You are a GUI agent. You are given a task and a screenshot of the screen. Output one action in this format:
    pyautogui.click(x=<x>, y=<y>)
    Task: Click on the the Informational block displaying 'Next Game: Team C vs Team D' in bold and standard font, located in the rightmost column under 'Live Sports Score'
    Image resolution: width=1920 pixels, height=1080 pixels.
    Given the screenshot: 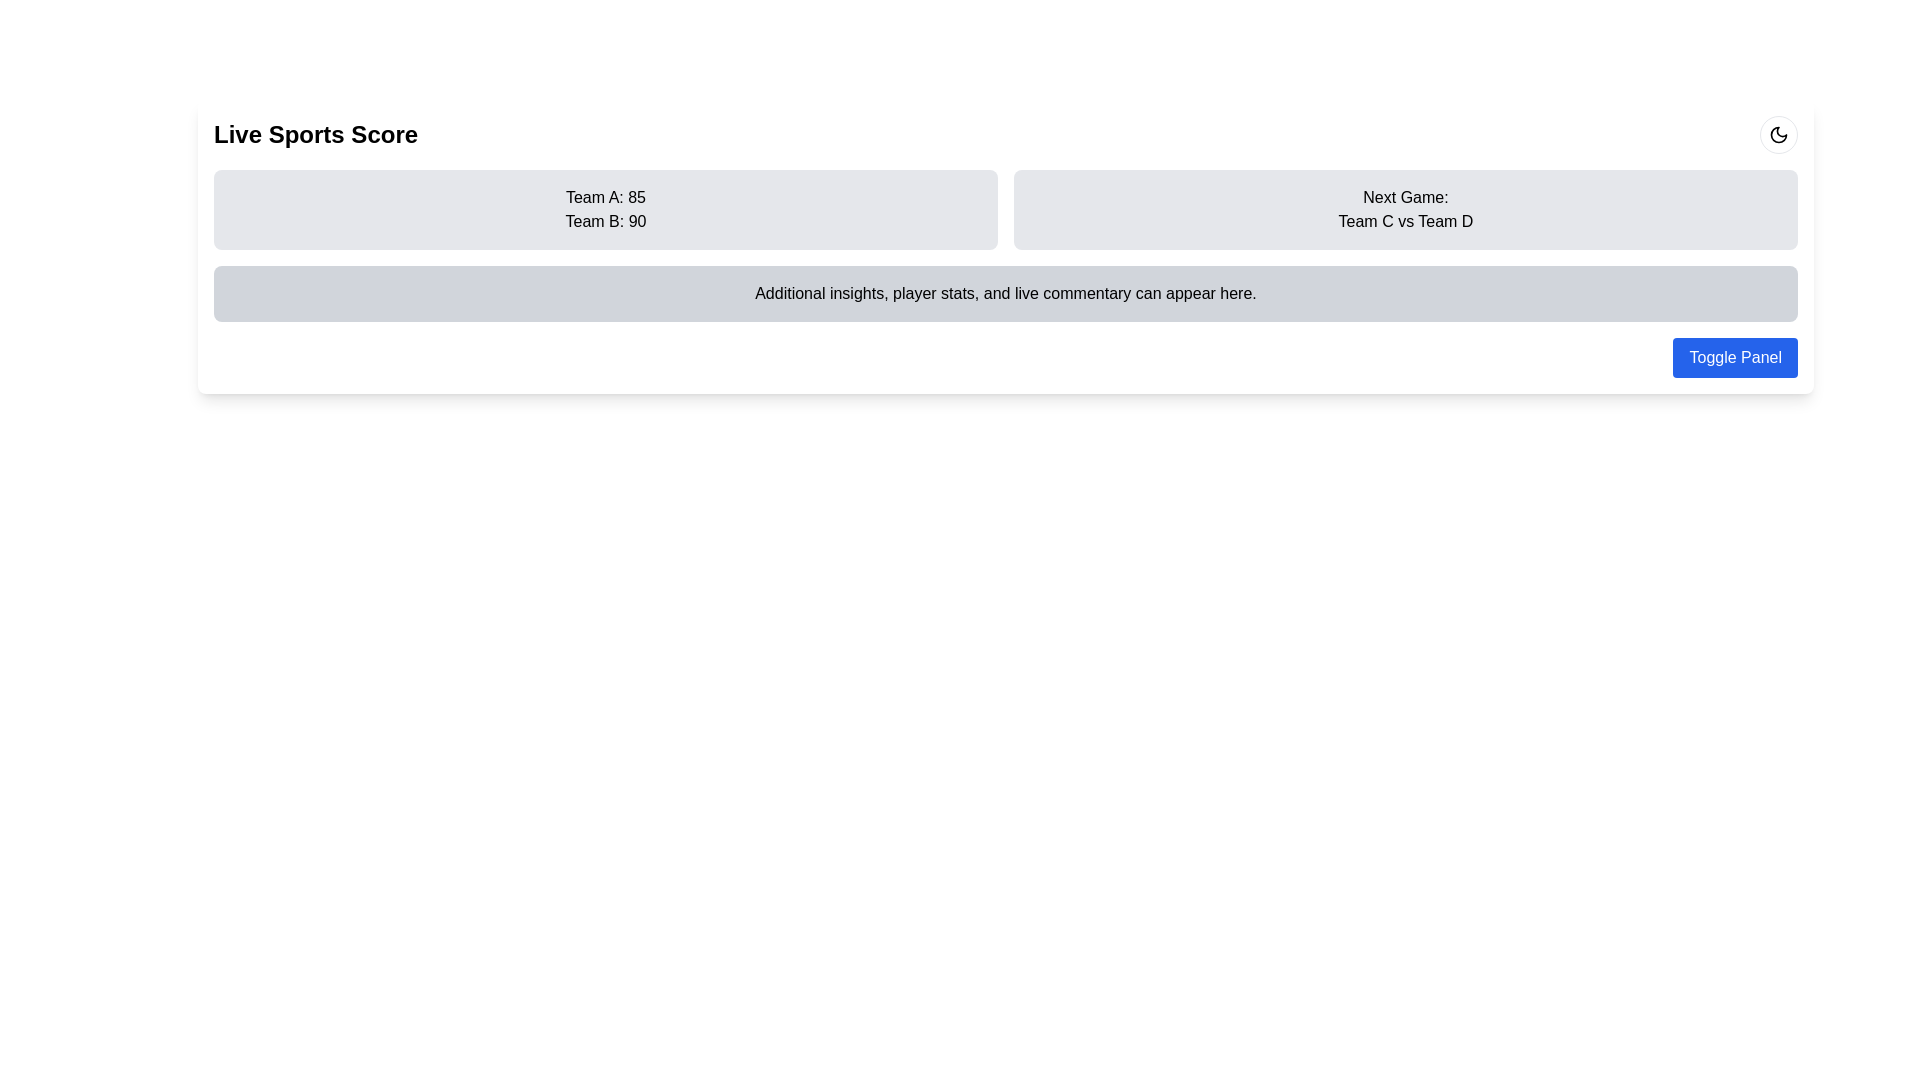 What is the action you would take?
    pyautogui.click(x=1405, y=209)
    